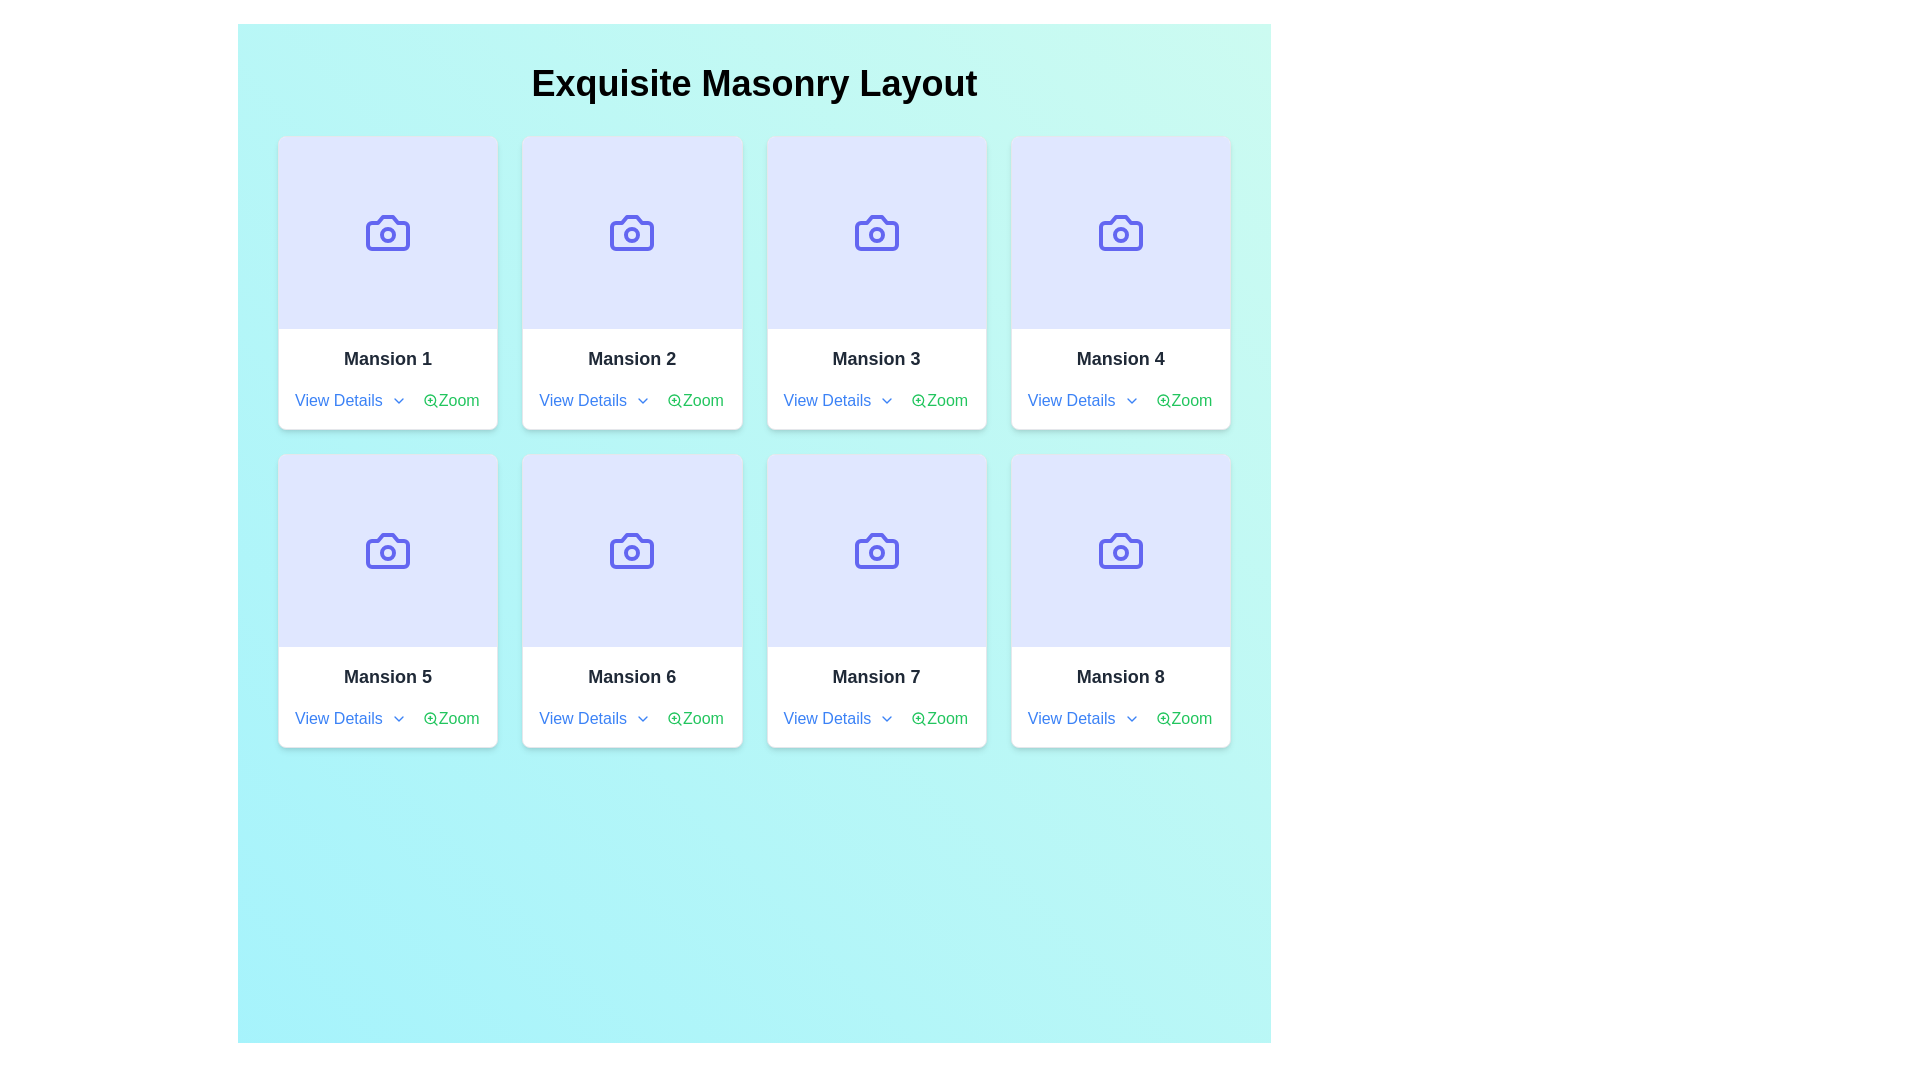  Describe the element at coordinates (631, 231) in the screenshot. I see `the camera icon located in the second card of the first row in the 'Exquisite Masonry Layout' grid` at that location.